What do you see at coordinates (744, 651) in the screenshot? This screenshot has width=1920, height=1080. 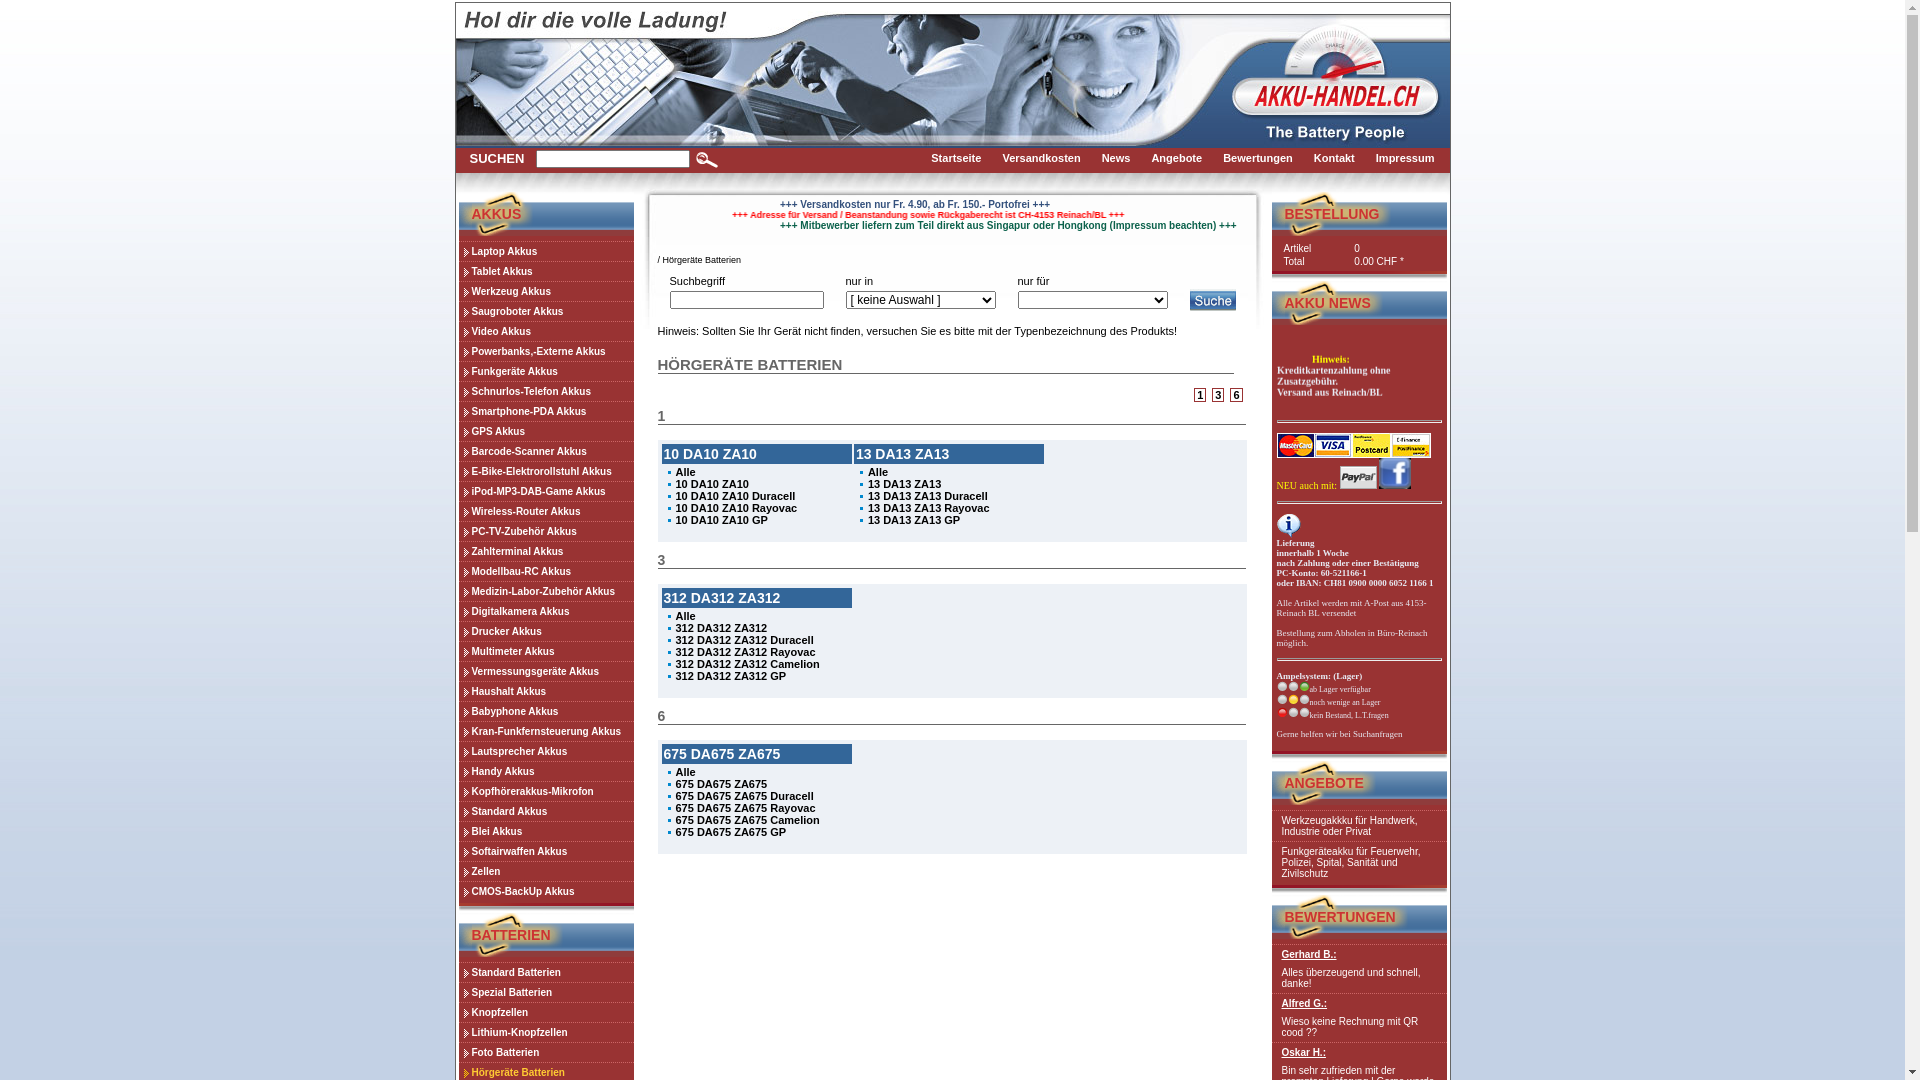 I see `'312 DA312 ZA312 Rayovac'` at bounding box center [744, 651].